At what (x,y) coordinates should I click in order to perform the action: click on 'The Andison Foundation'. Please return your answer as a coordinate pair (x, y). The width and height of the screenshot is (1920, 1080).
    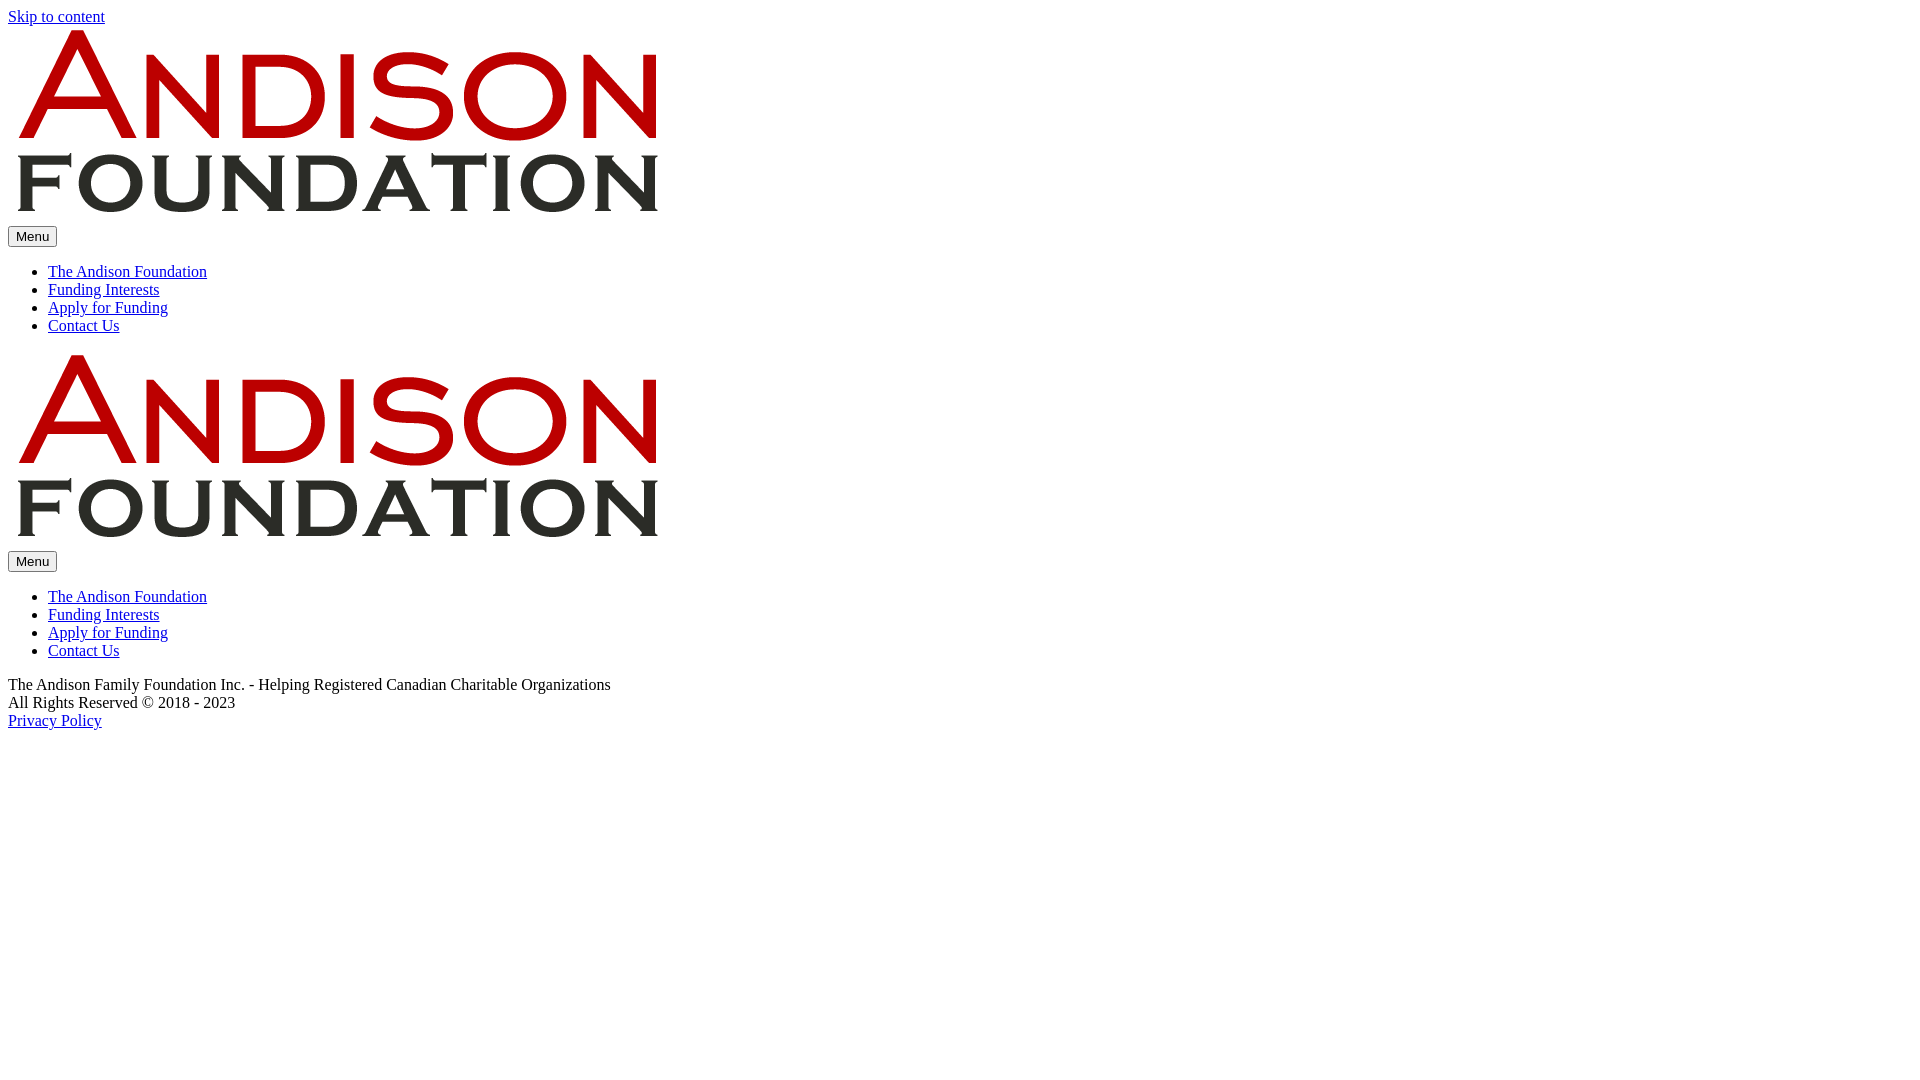
    Looking at the image, I should click on (126, 595).